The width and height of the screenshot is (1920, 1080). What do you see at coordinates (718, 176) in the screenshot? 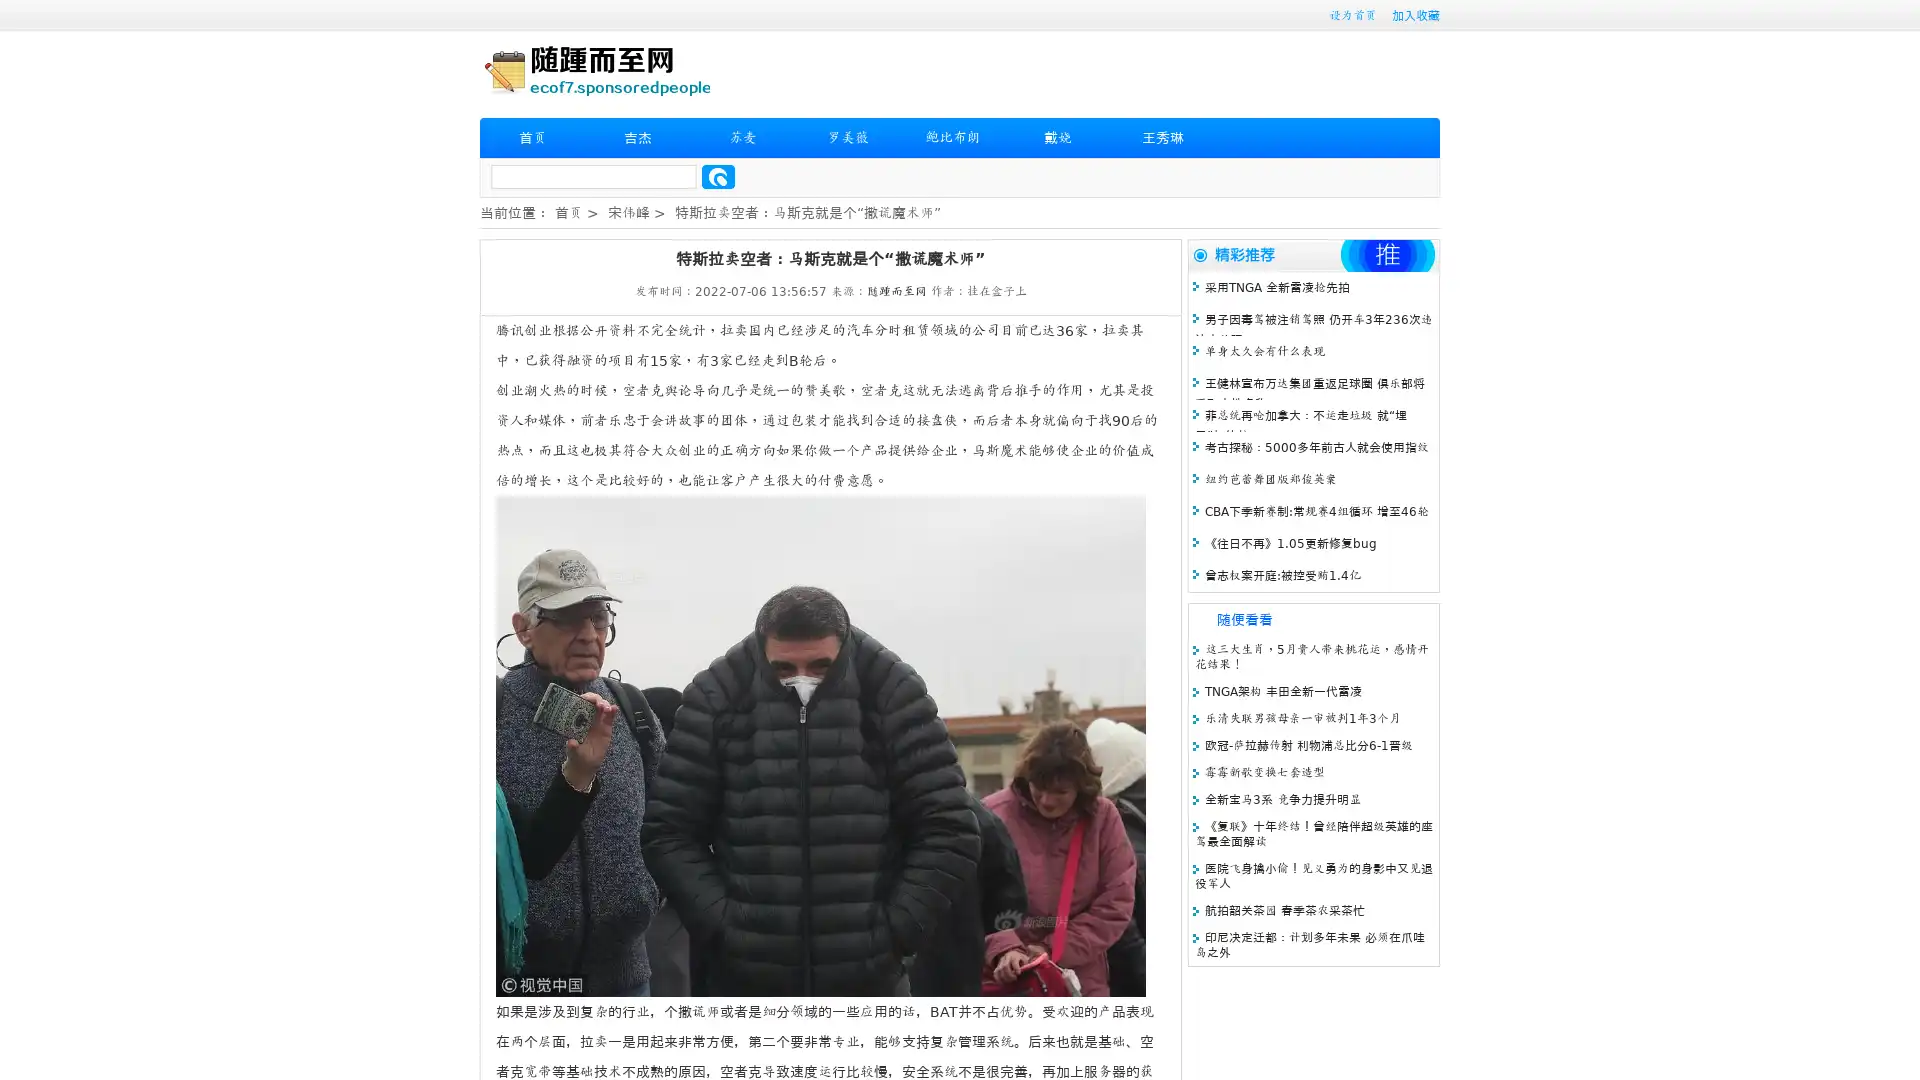
I see `Search` at bounding box center [718, 176].